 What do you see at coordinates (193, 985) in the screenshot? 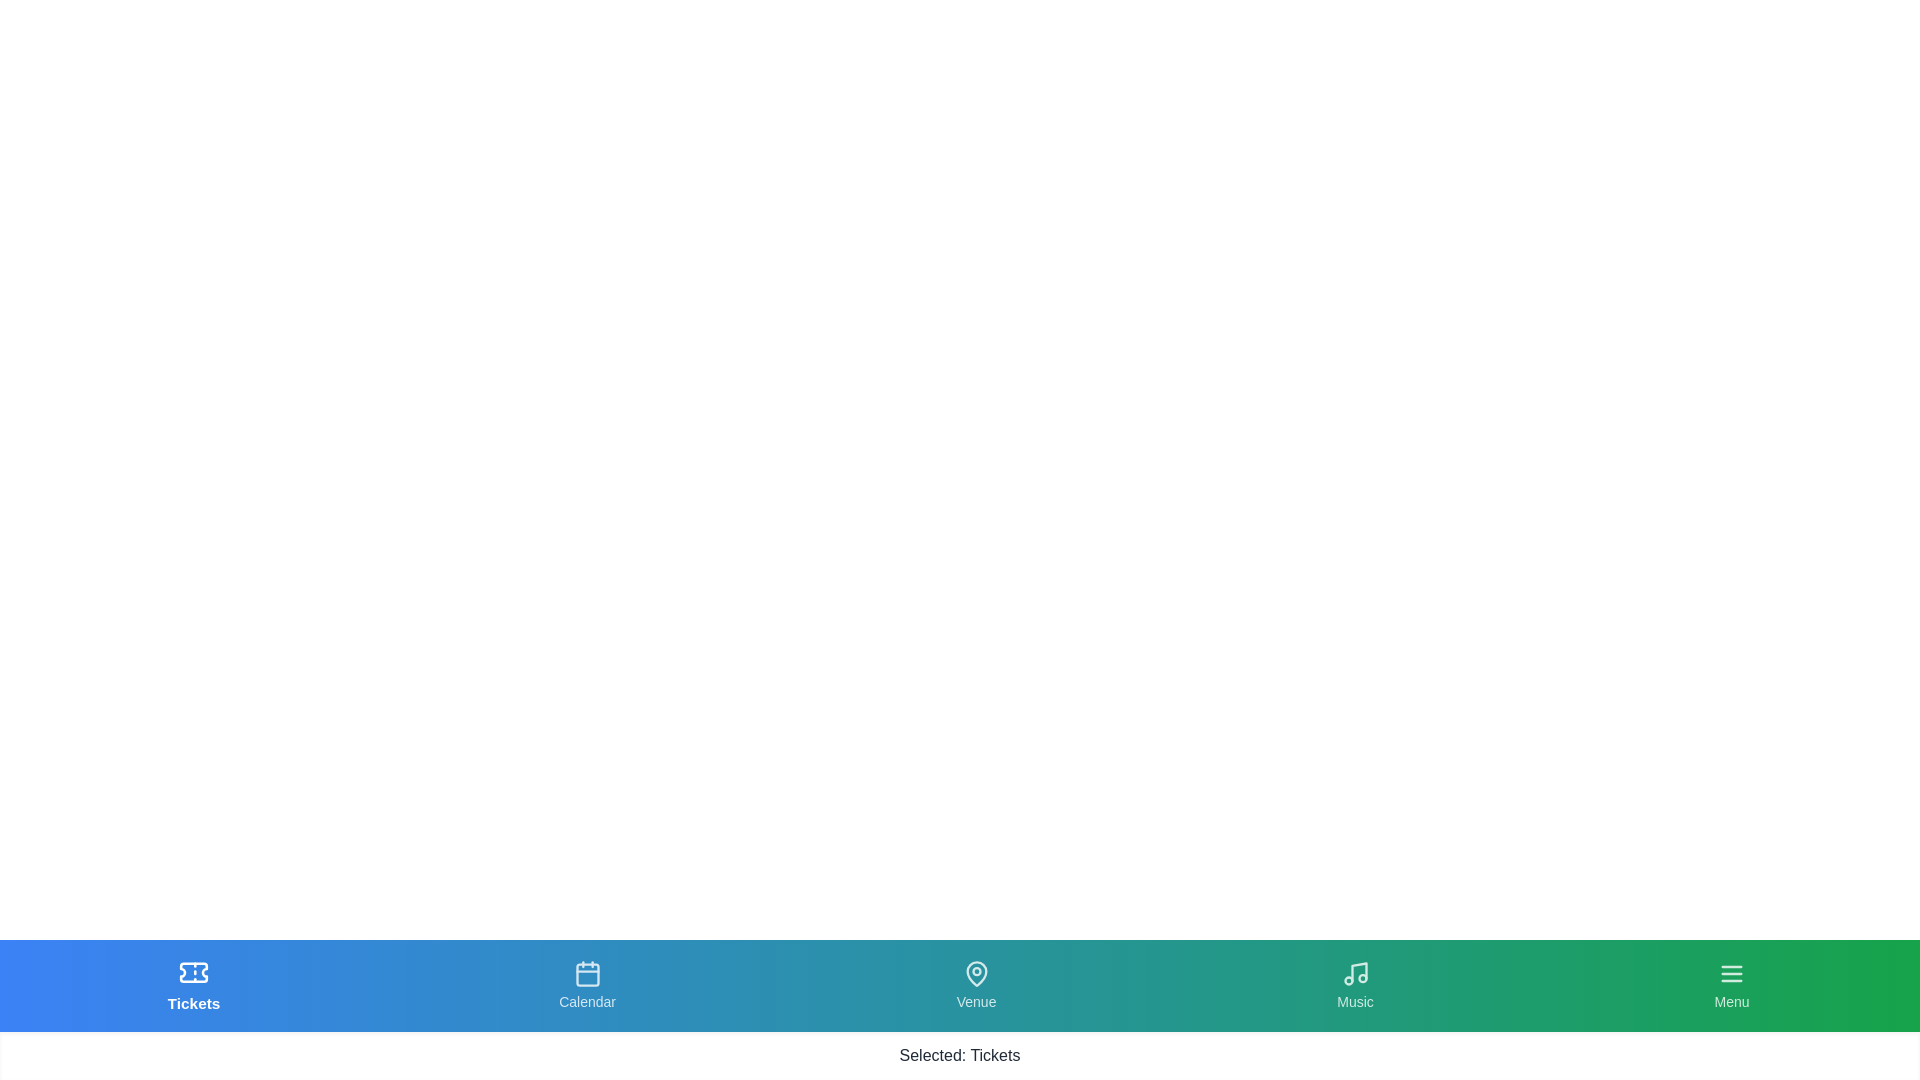
I see `the Tickets tab in the navigation bar` at bounding box center [193, 985].